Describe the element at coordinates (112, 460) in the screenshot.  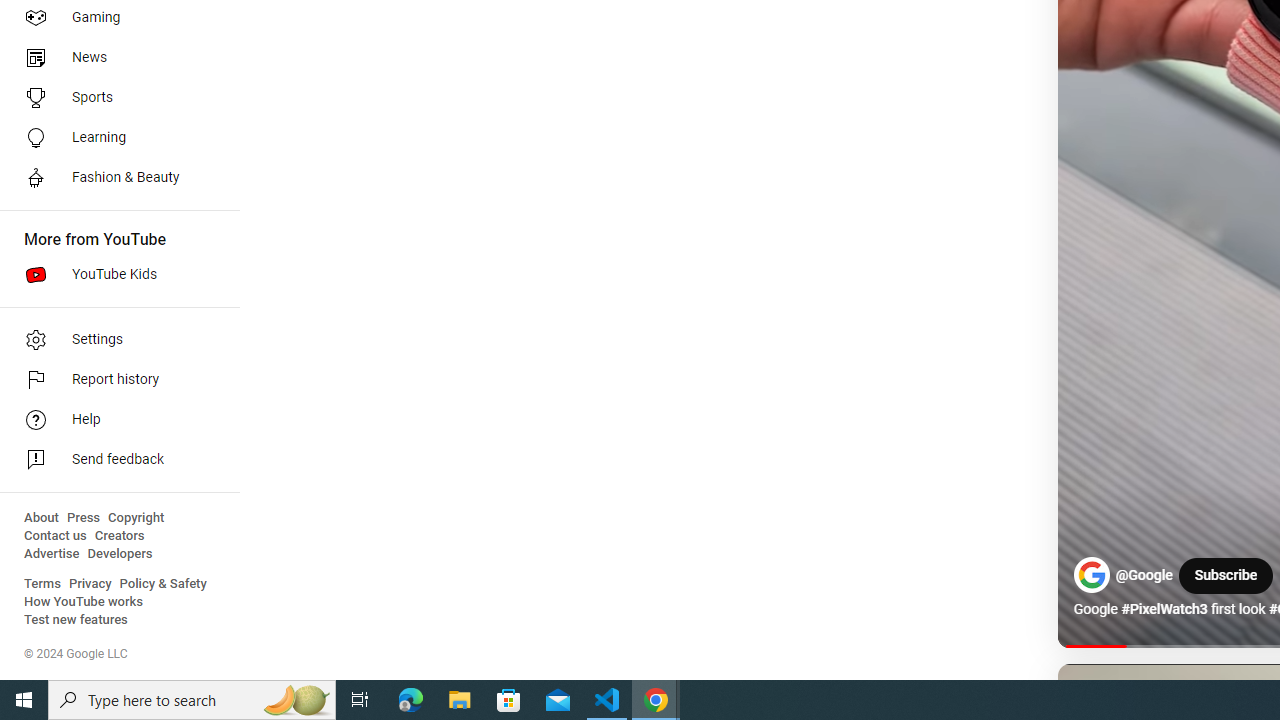
I see `'Send feedback'` at that location.